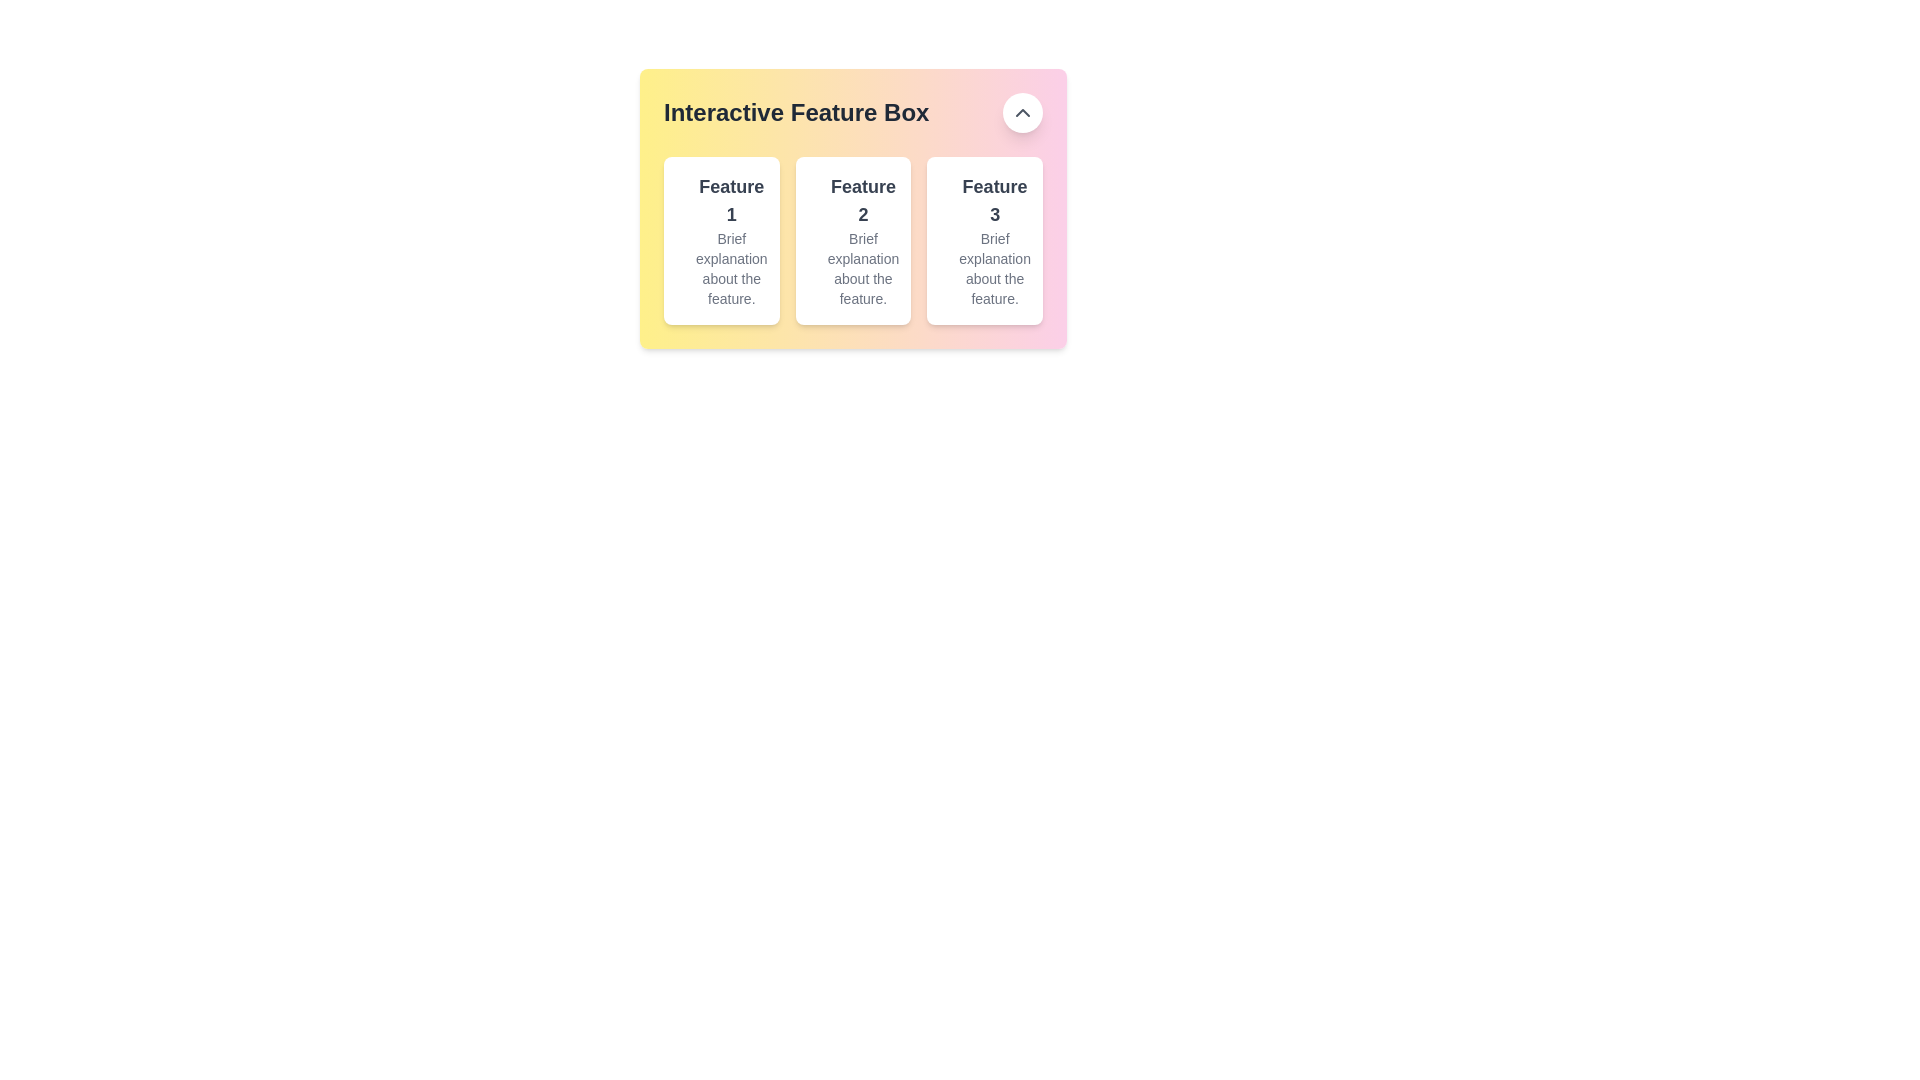 Image resolution: width=1920 pixels, height=1080 pixels. Describe the element at coordinates (730, 239) in the screenshot. I see `text block containing the heading 'Feature 1' and the paragraph 'Brief explanation about the feature.' located in the first feature card on the left side of the 'Interactive Feature Box' section` at that location.